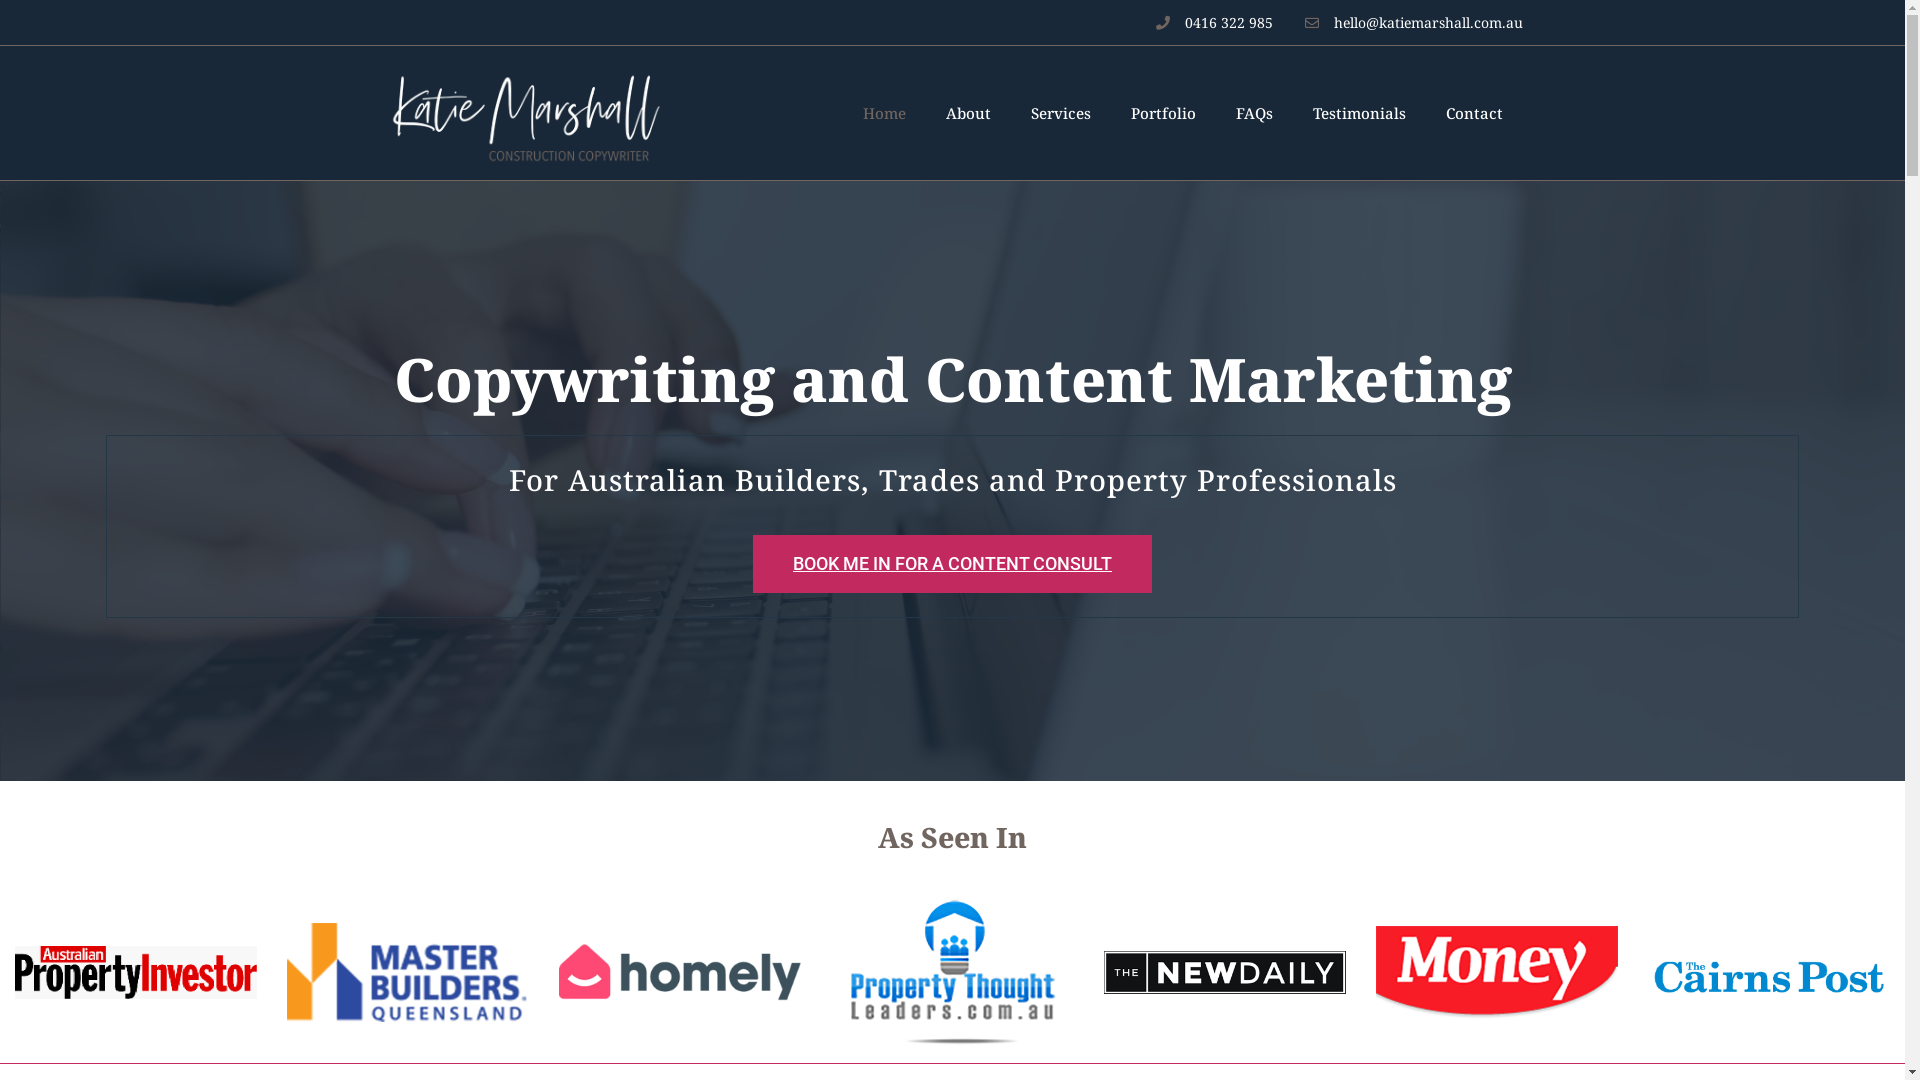  What do you see at coordinates (925, 112) in the screenshot?
I see `'About'` at bounding box center [925, 112].